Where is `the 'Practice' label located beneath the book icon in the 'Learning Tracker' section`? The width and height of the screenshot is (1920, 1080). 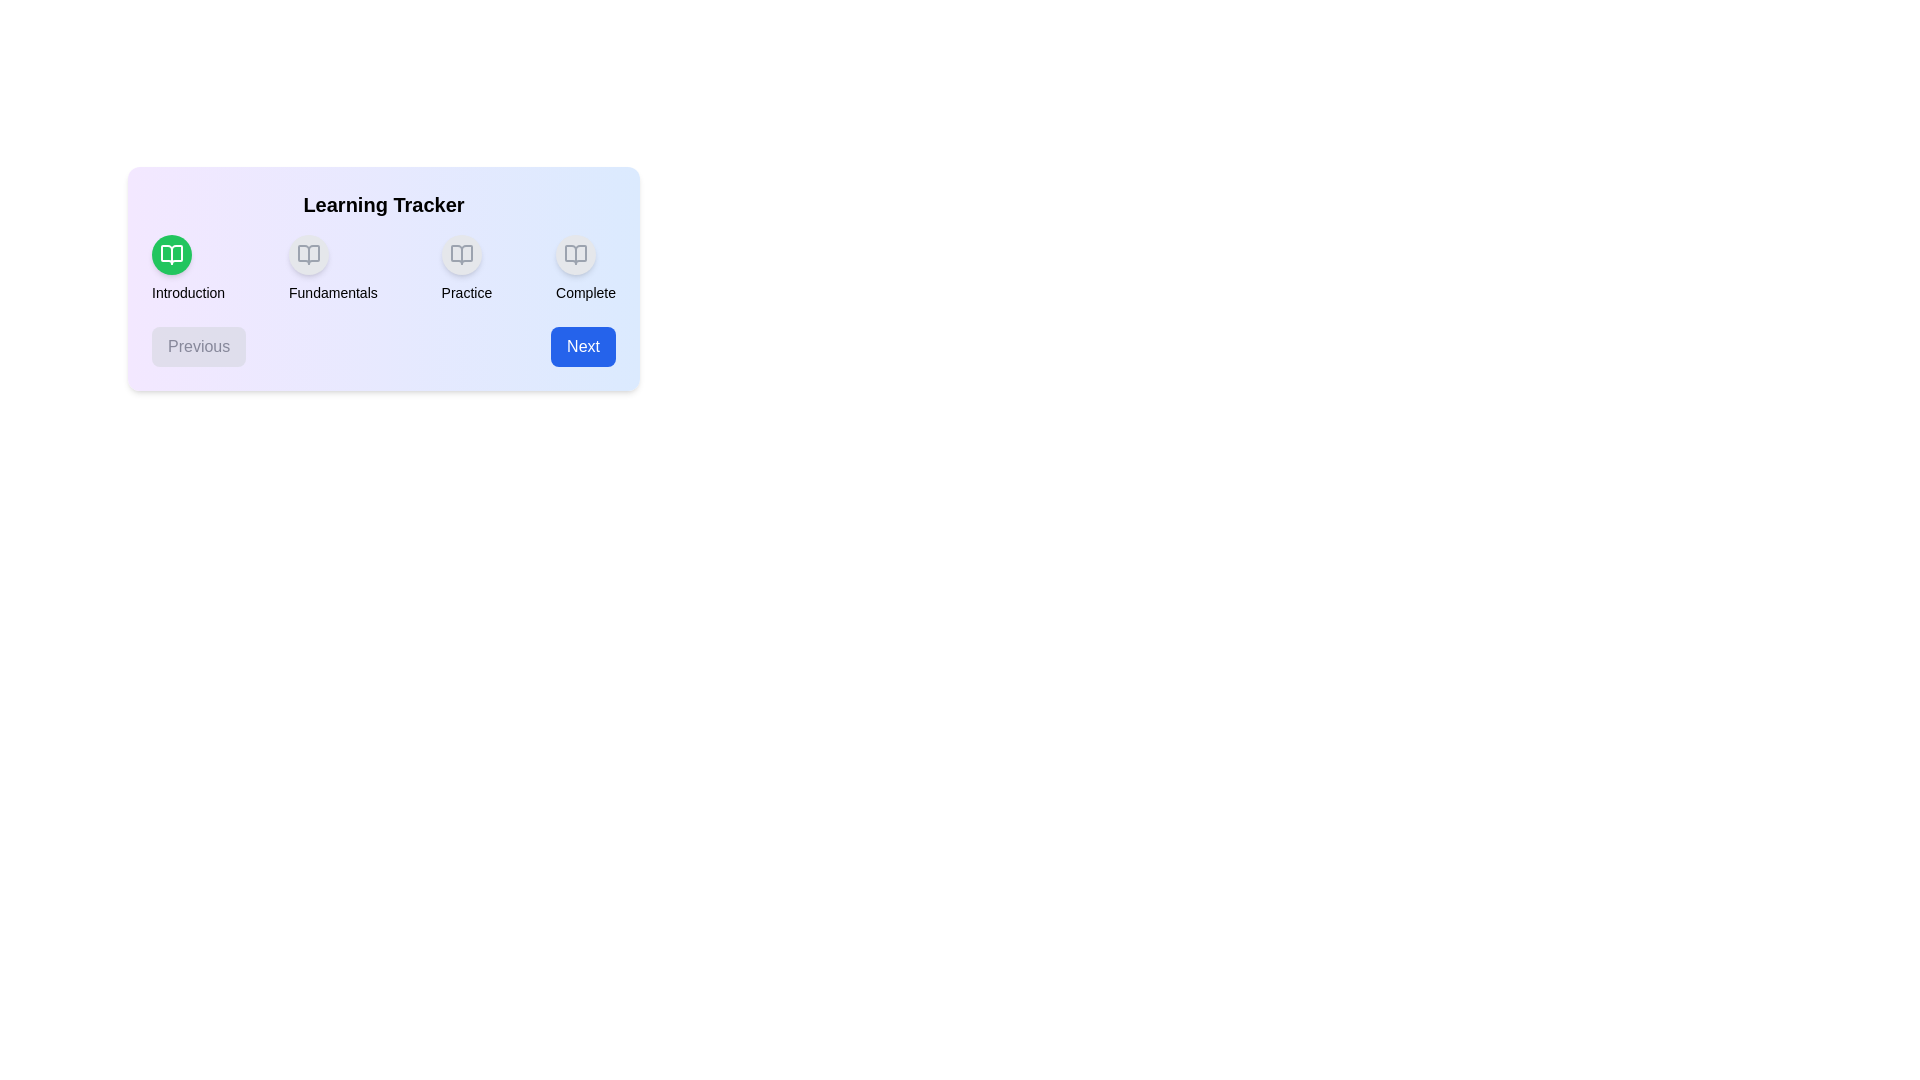 the 'Practice' label located beneath the book icon in the 'Learning Tracker' section is located at coordinates (465, 293).